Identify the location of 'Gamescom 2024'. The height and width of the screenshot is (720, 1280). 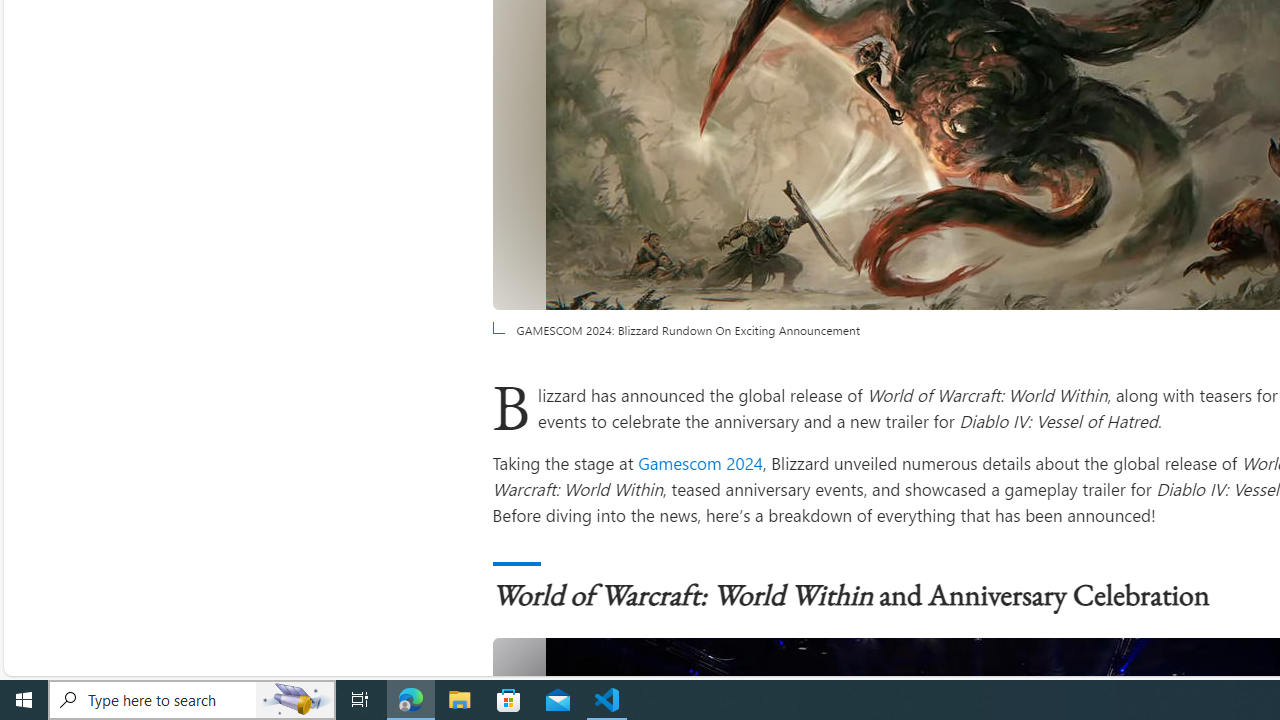
(700, 462).